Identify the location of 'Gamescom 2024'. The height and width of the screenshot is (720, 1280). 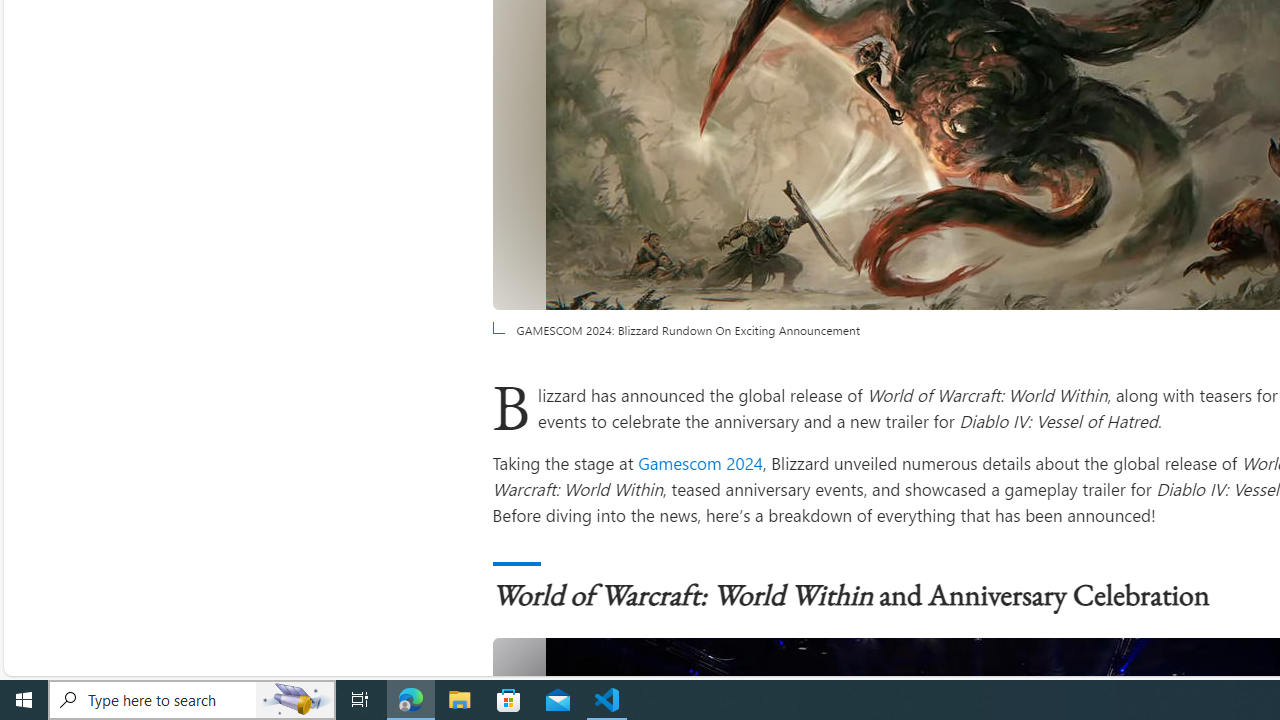
(700, 462).